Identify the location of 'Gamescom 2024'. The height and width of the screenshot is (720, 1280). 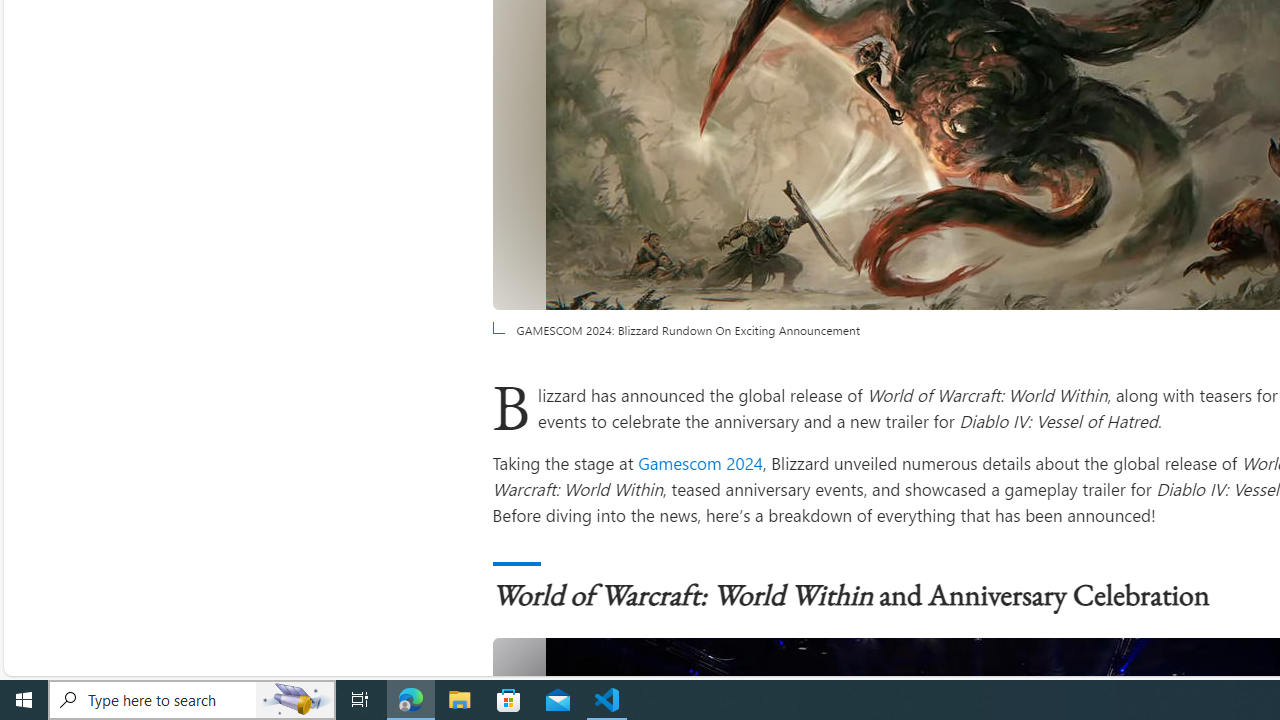
(700, 462).